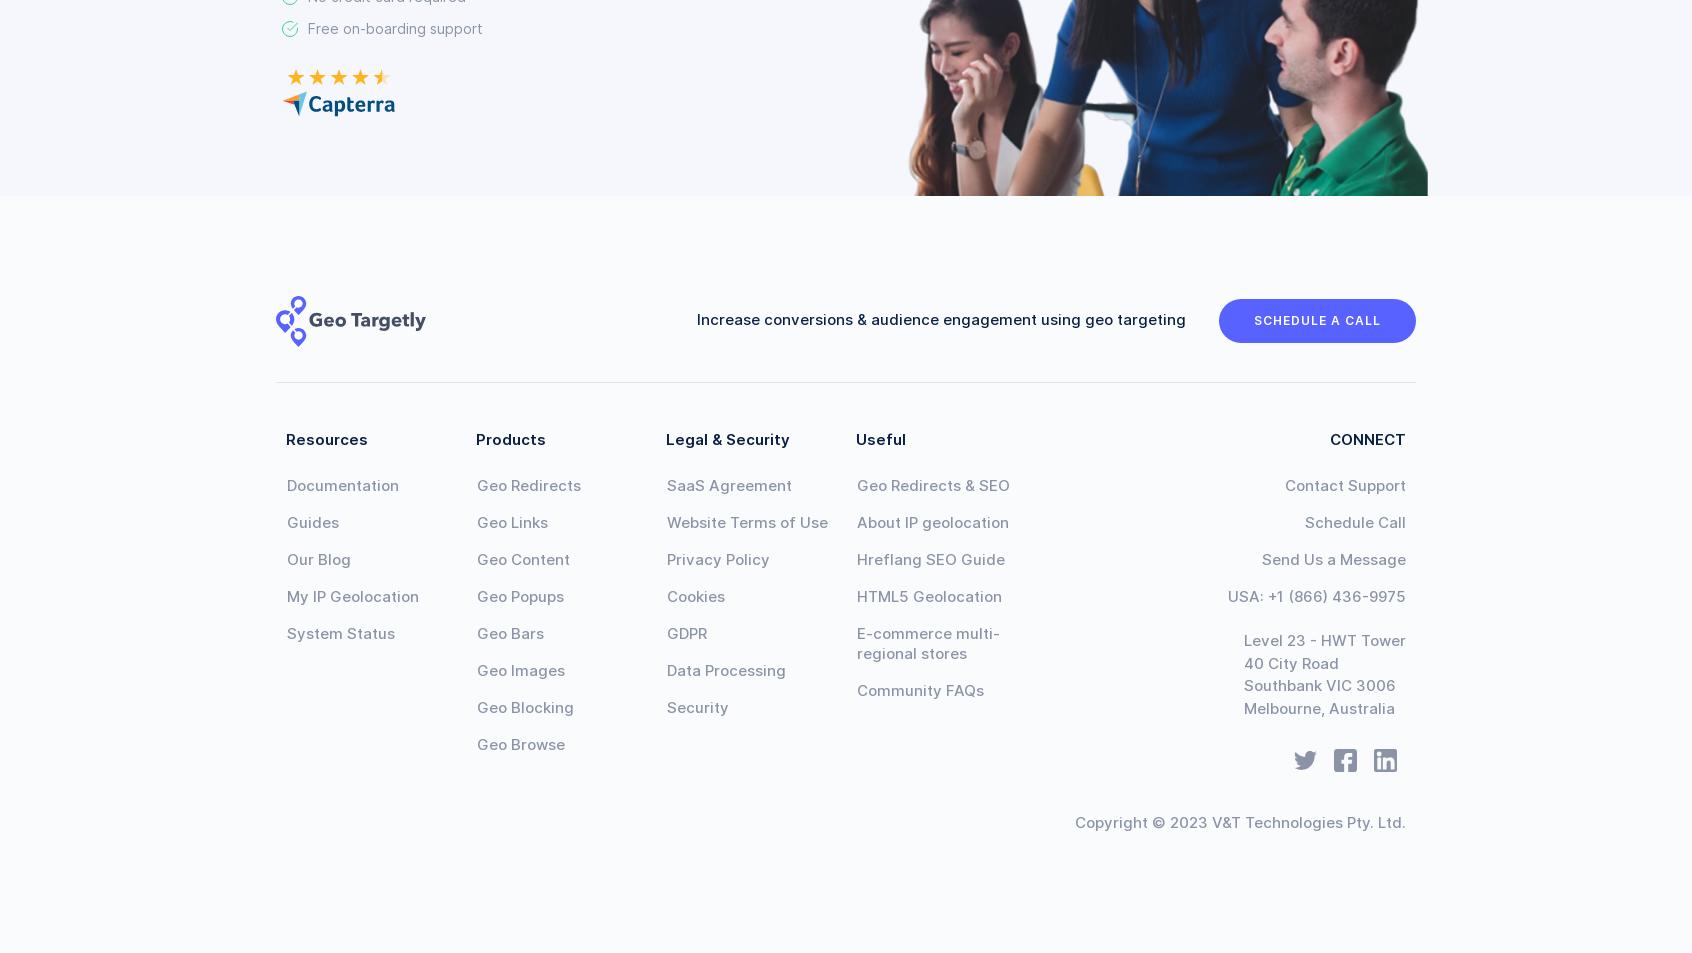  I want to click on 'SaaS Agreement', so click(728, 485).